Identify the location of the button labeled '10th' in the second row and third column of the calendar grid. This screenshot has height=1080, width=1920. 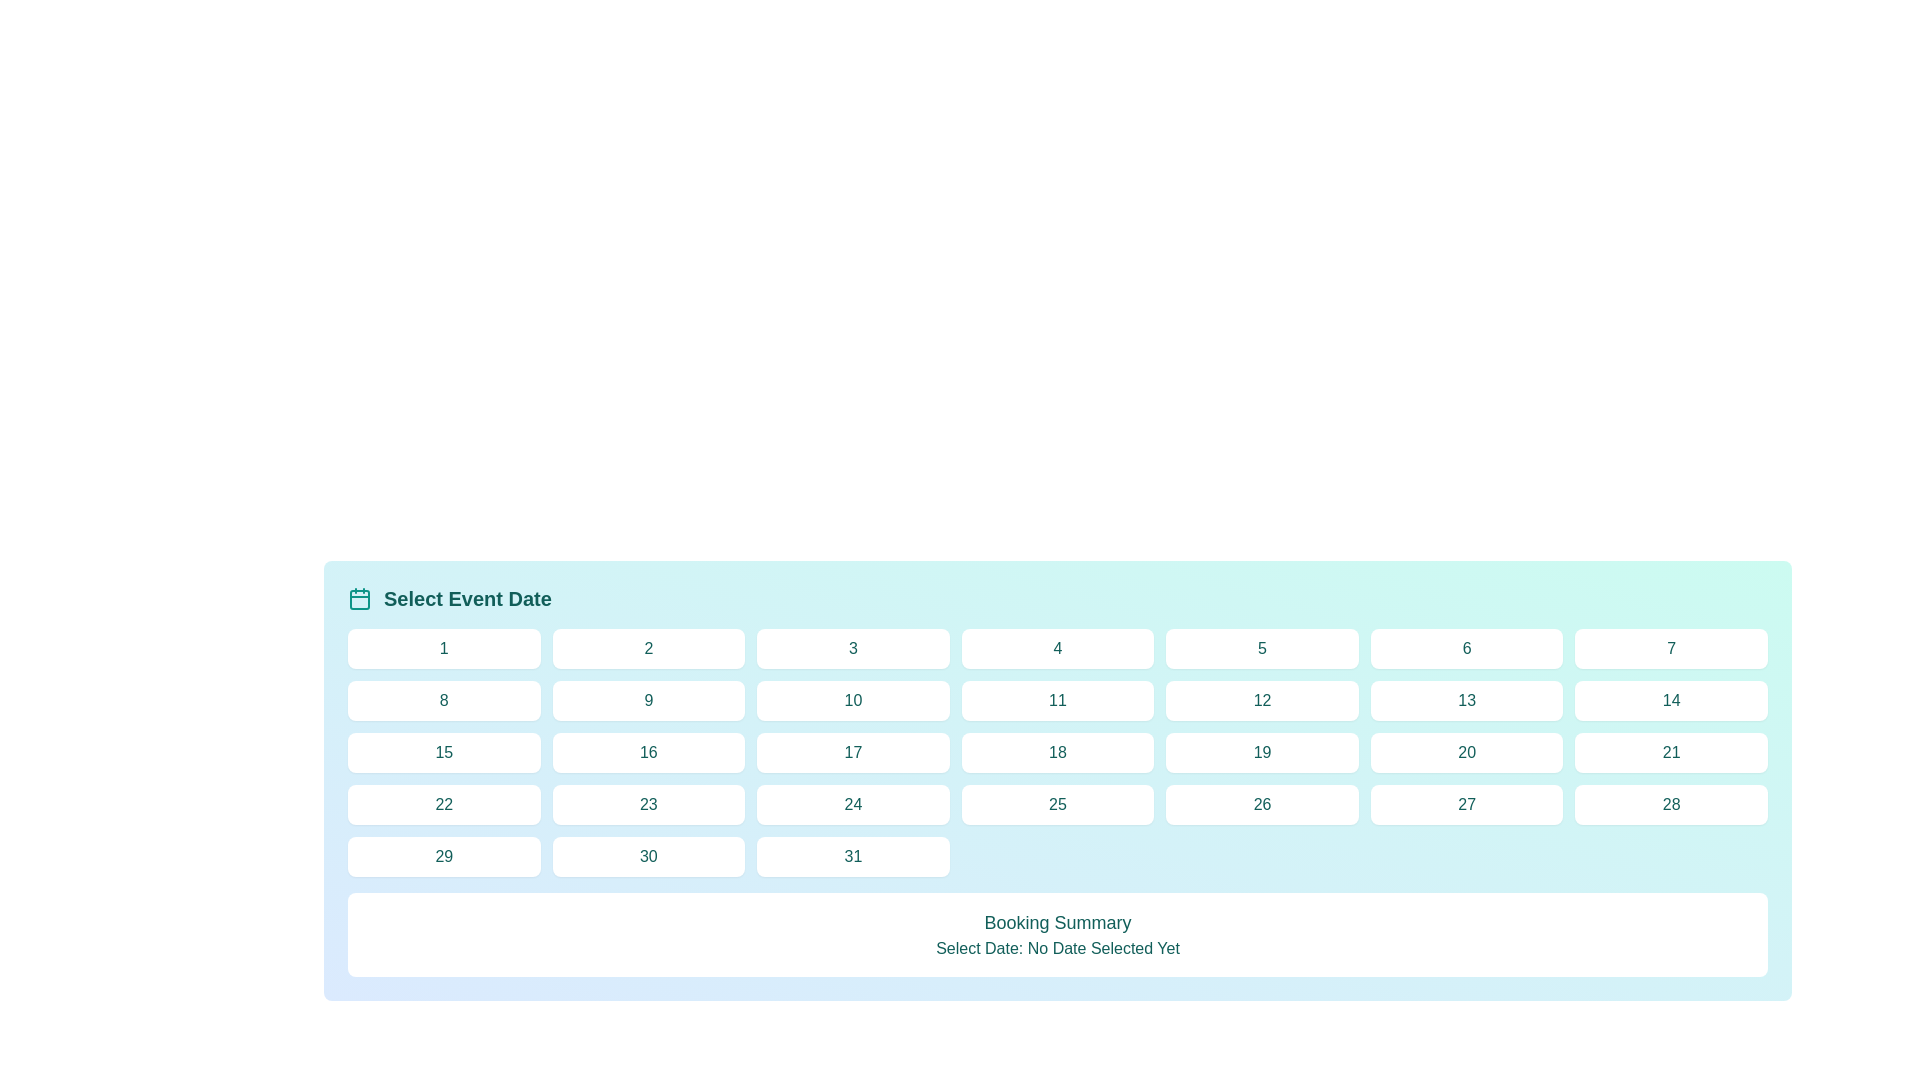
(853, 700).